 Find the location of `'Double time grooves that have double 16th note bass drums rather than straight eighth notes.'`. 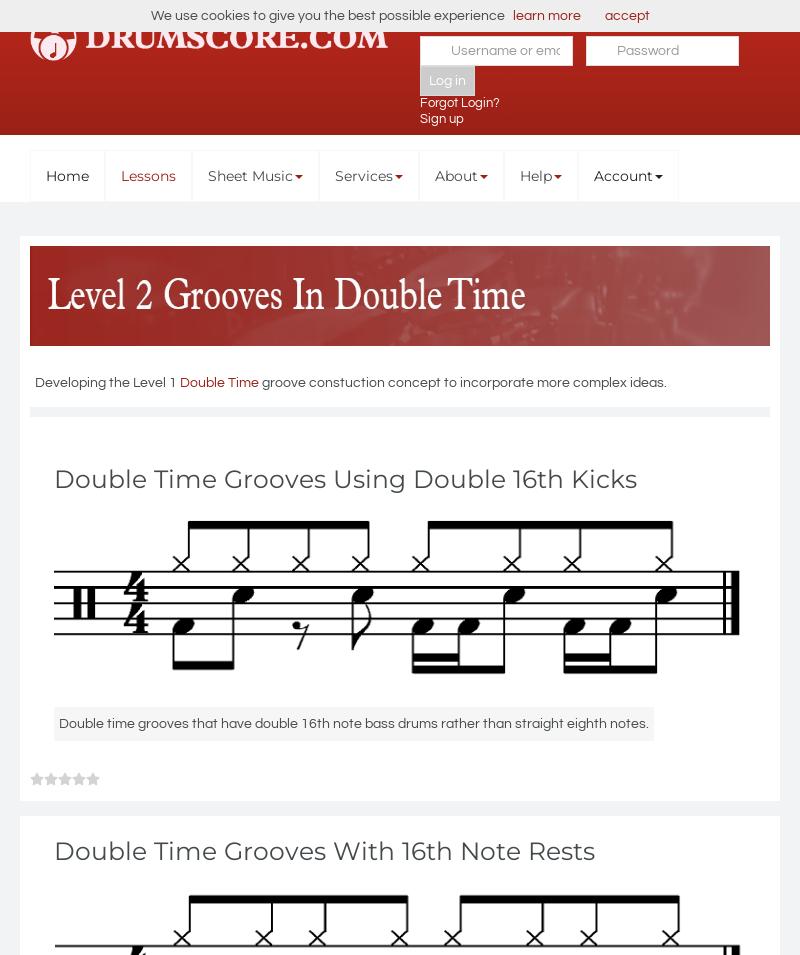

'Double time grooves that have double 16th note bass drums rather than straight eighth notes.' is located at coordinates (354, 722).